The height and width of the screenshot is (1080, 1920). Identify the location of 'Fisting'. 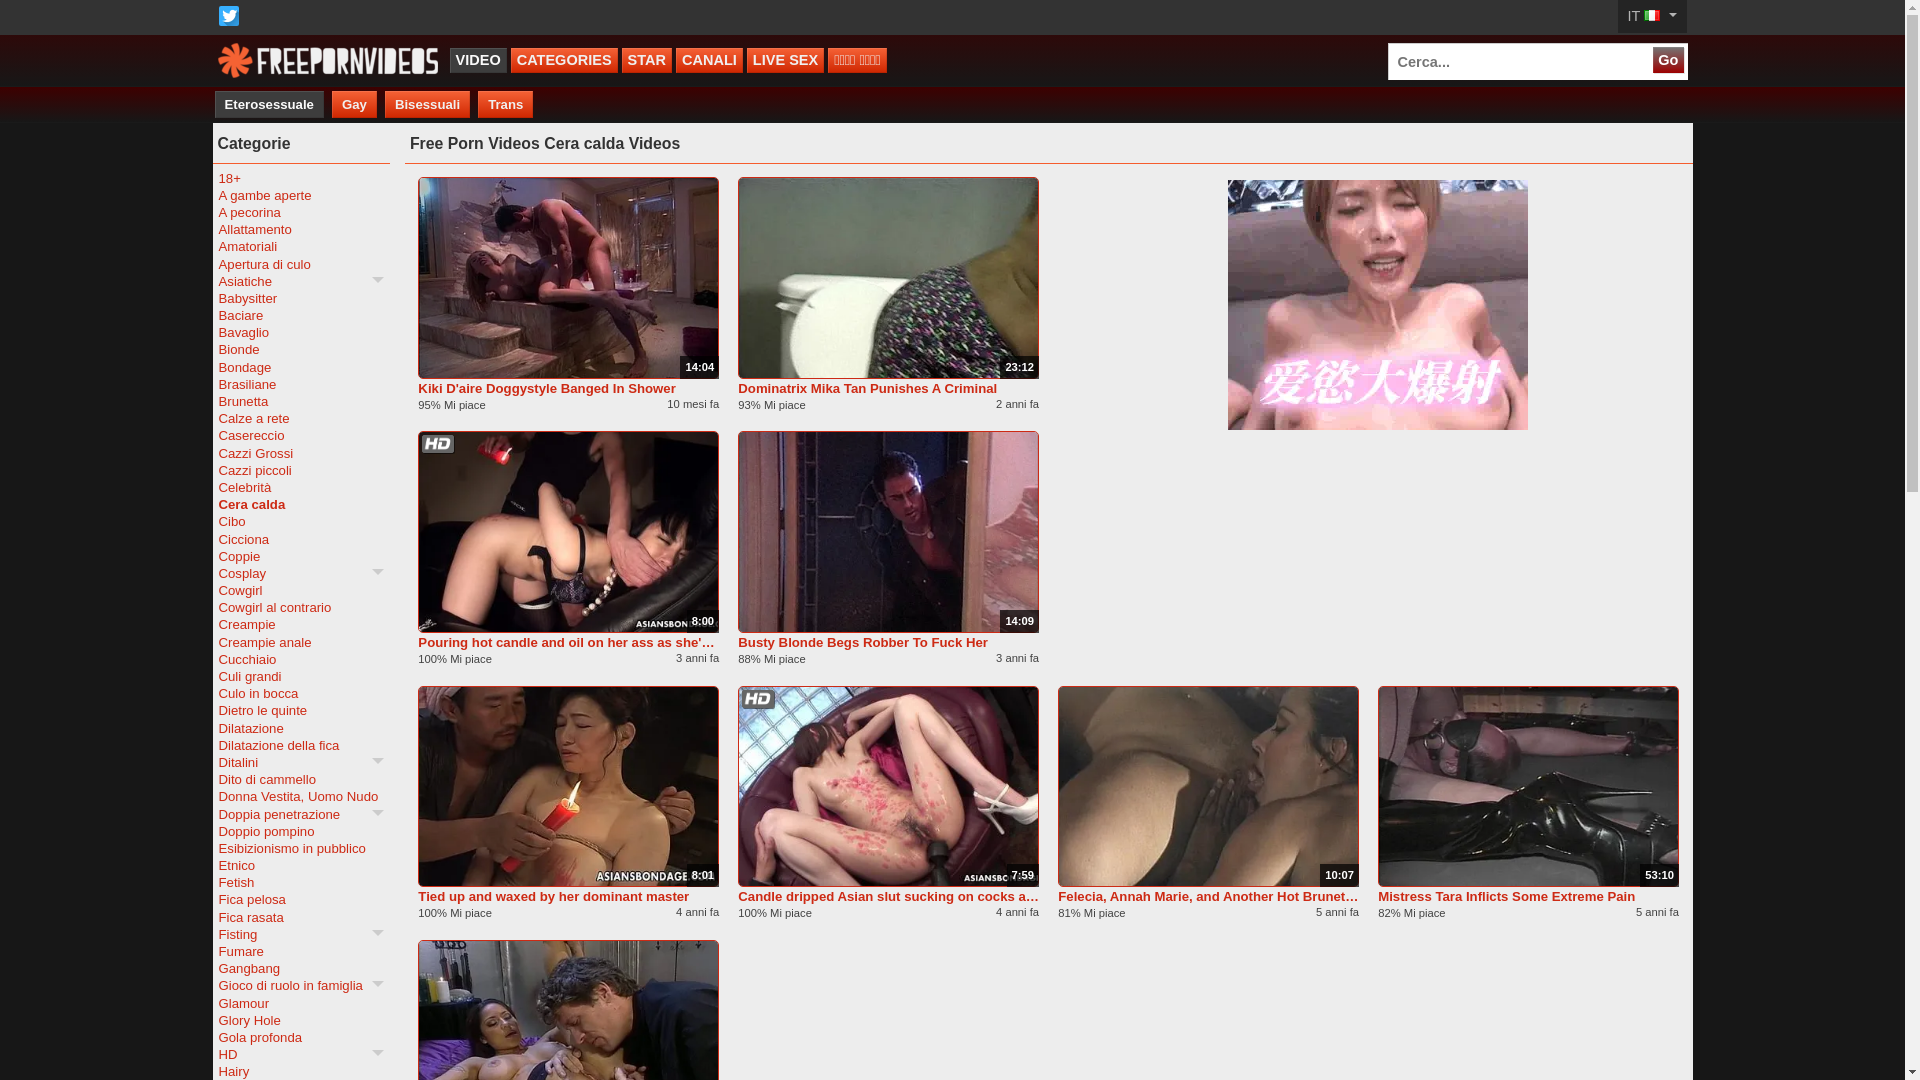
(217, 934).